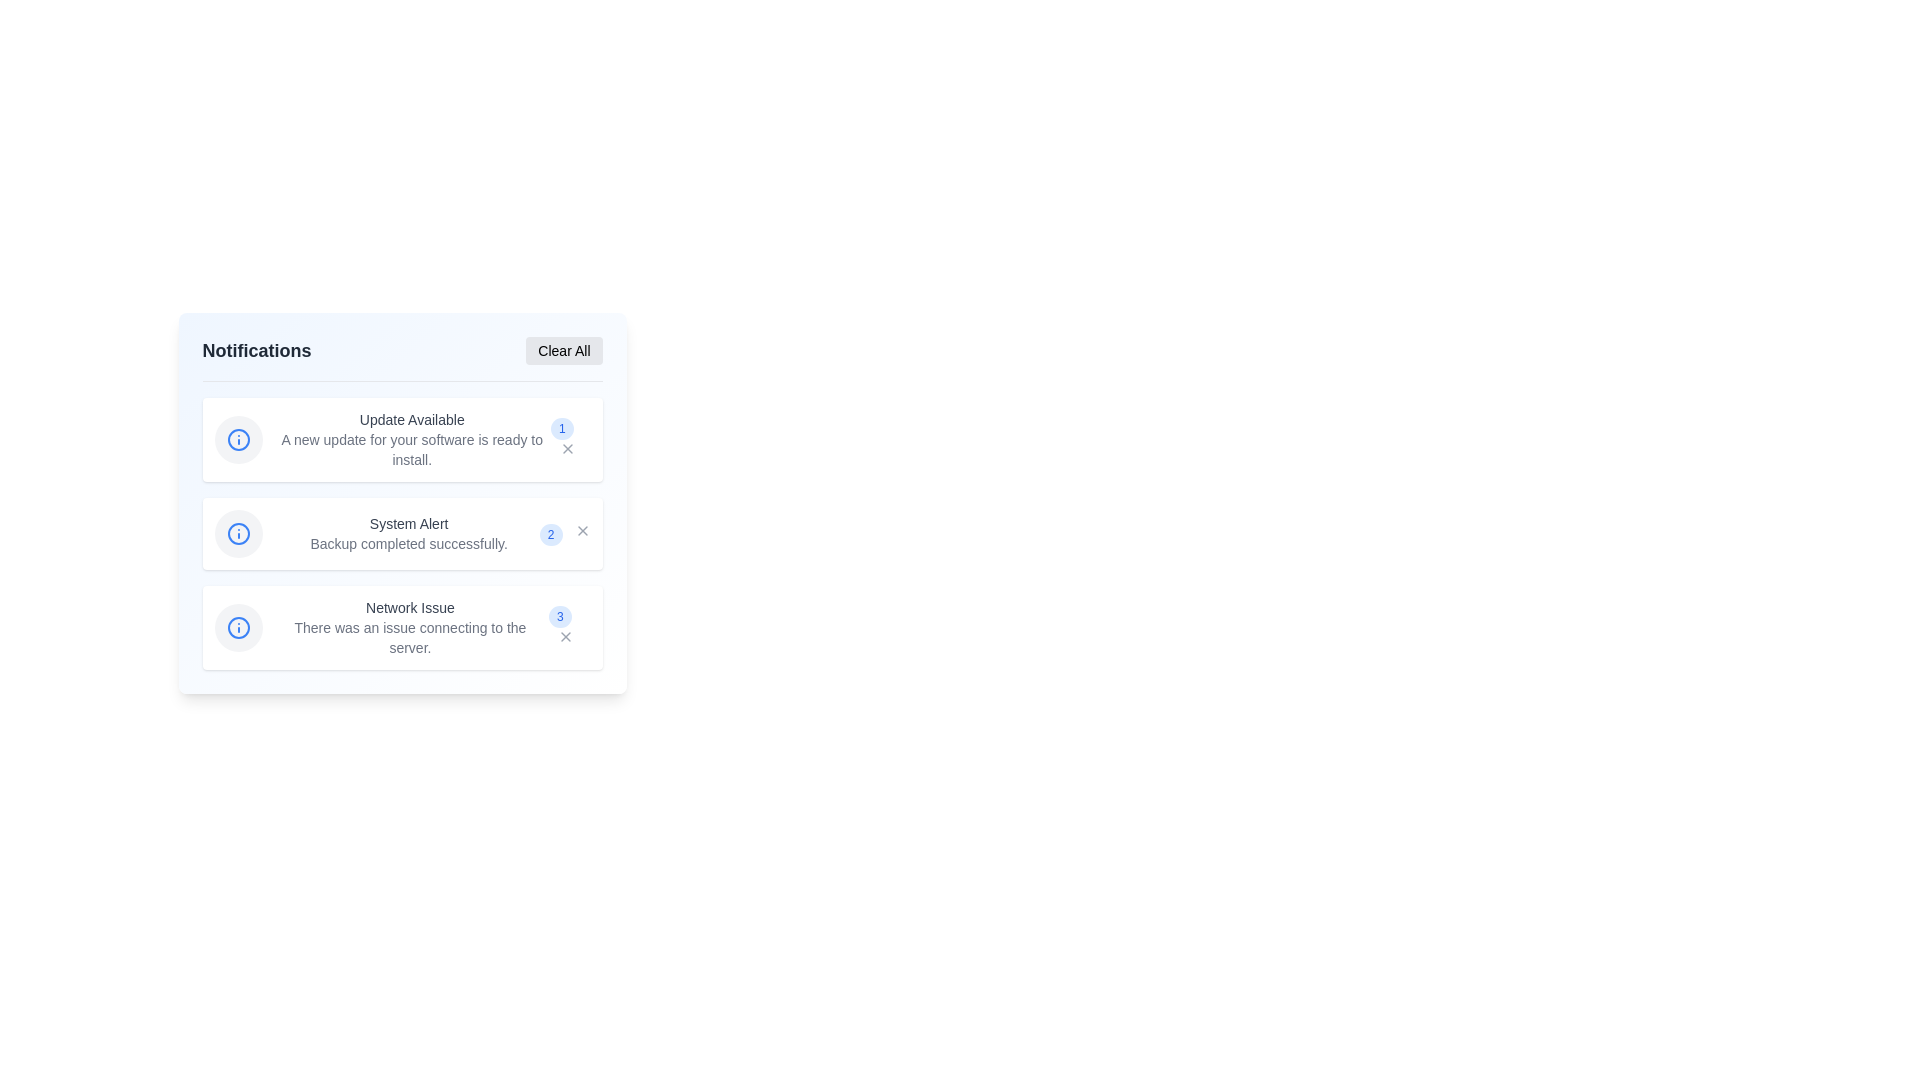 Image resolution: width=1920 pixels, height=1080 pixels. I want to click on the Text Label that notifies the user about an update, which is located above the text 'A new update for your software is ready to install.' and aligned centrally within the notification area, so click(411, 419).